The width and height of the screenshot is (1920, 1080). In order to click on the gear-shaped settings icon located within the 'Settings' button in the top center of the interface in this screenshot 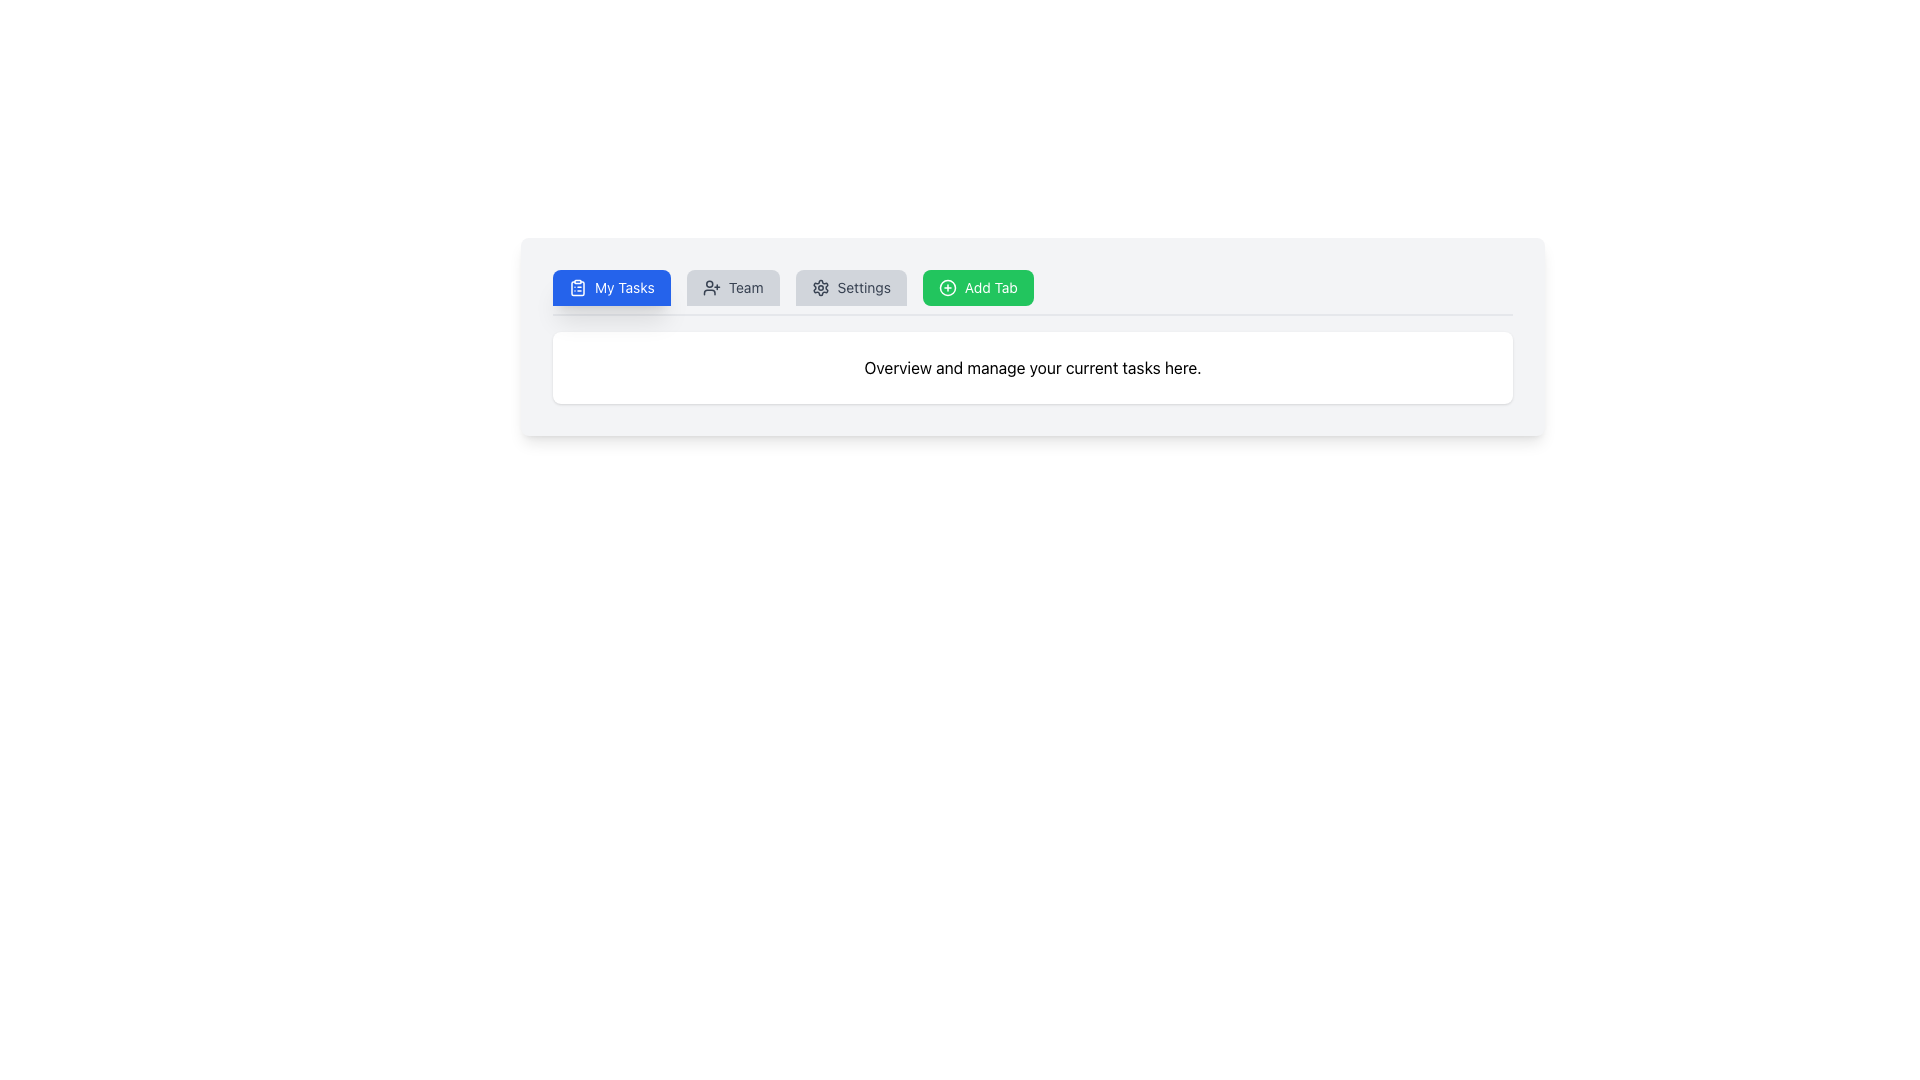, I will do `click(820, 288)`.